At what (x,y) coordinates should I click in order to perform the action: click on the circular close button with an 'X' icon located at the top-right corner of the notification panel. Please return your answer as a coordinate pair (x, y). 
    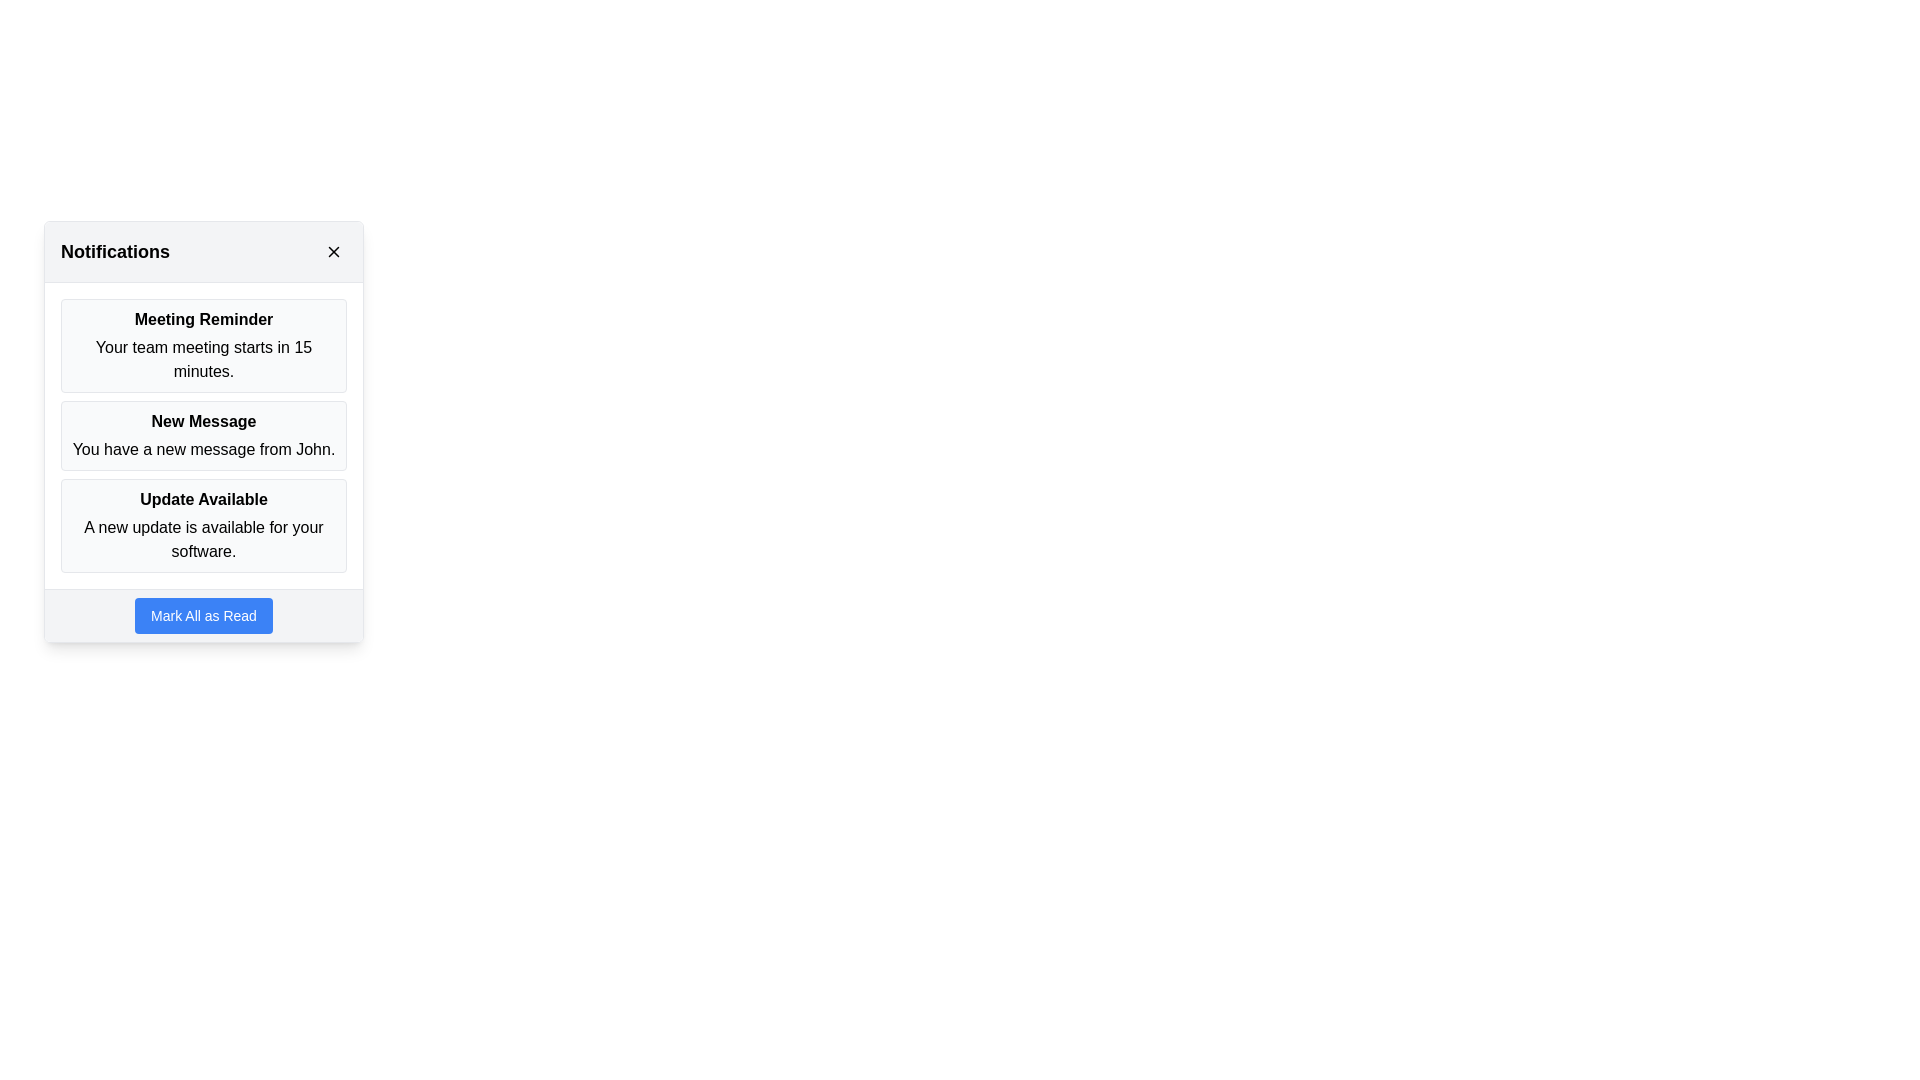
    Looking at the image, I should click on (334, 250).